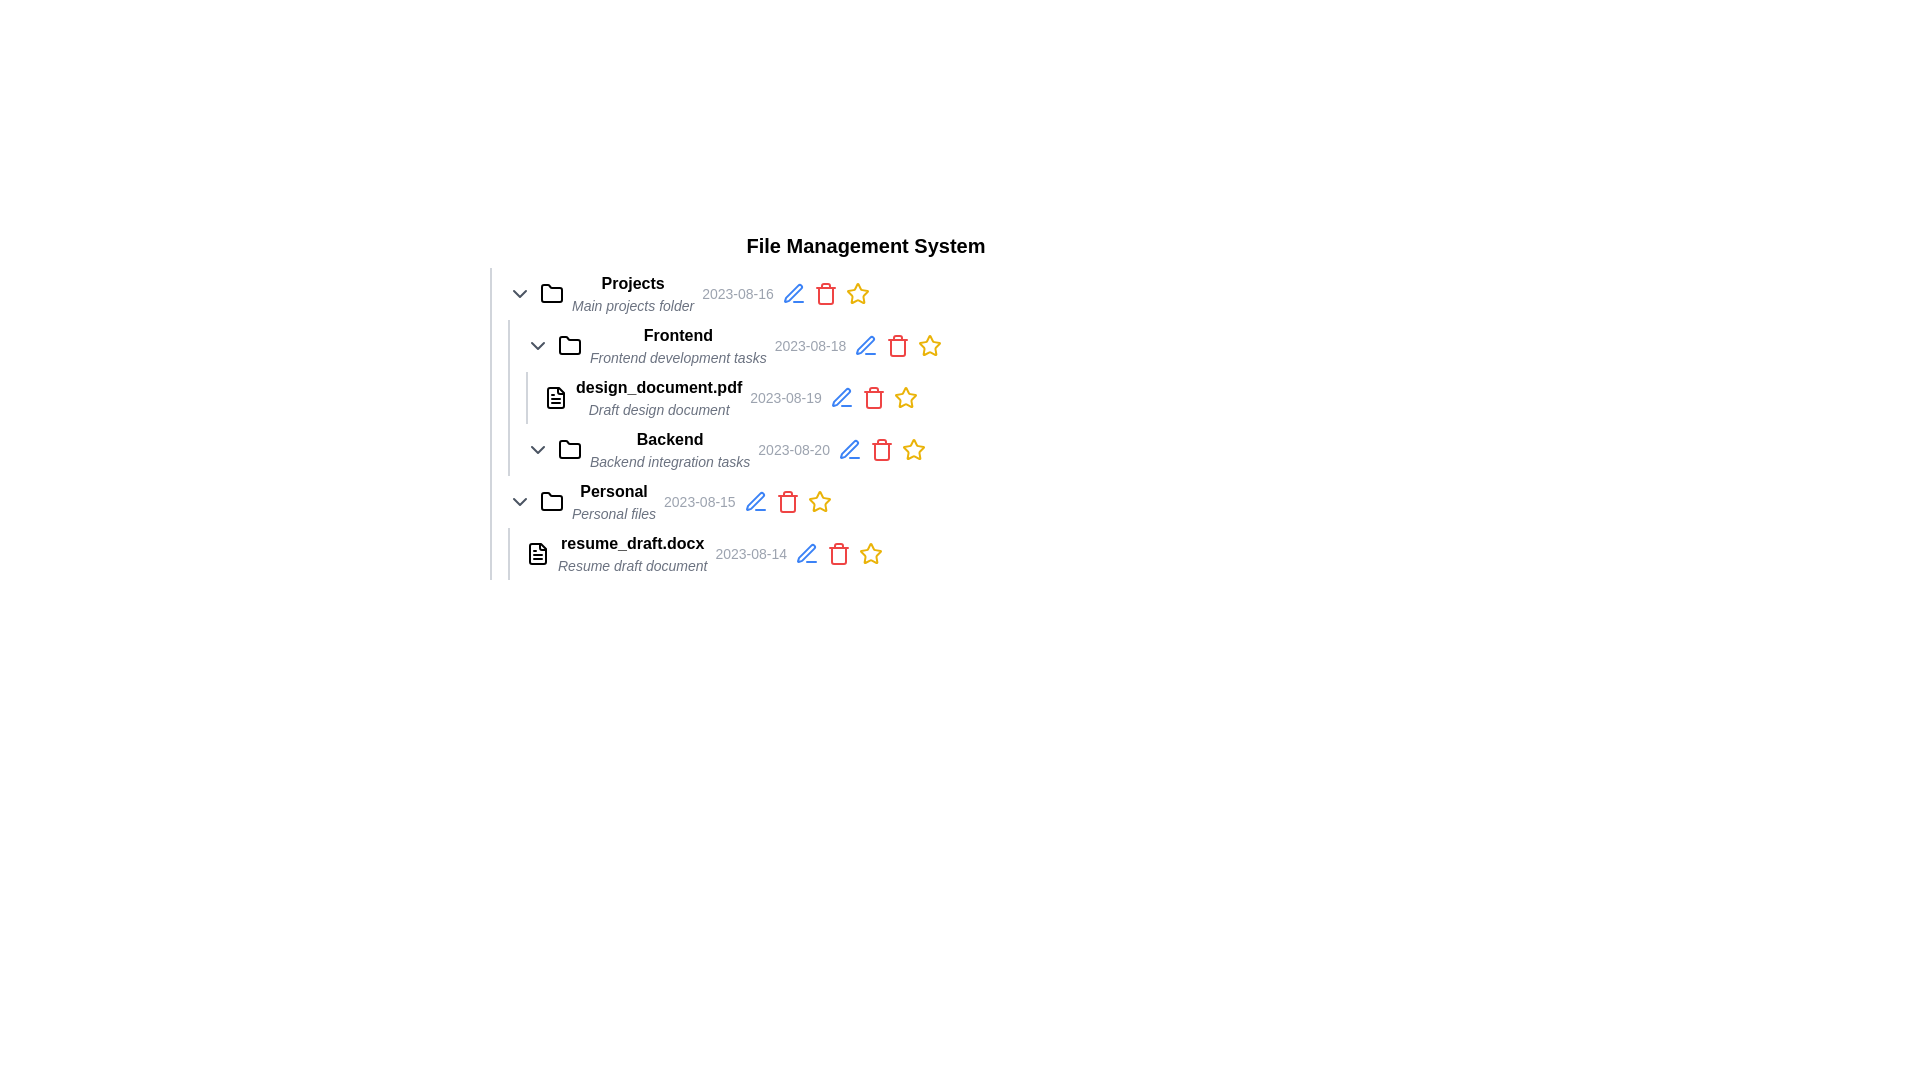  Describe the element at coordinates (552, 500) in the screenshot. I see `the folder icon associated with the 'Personal' section in the file management interface` at that location.